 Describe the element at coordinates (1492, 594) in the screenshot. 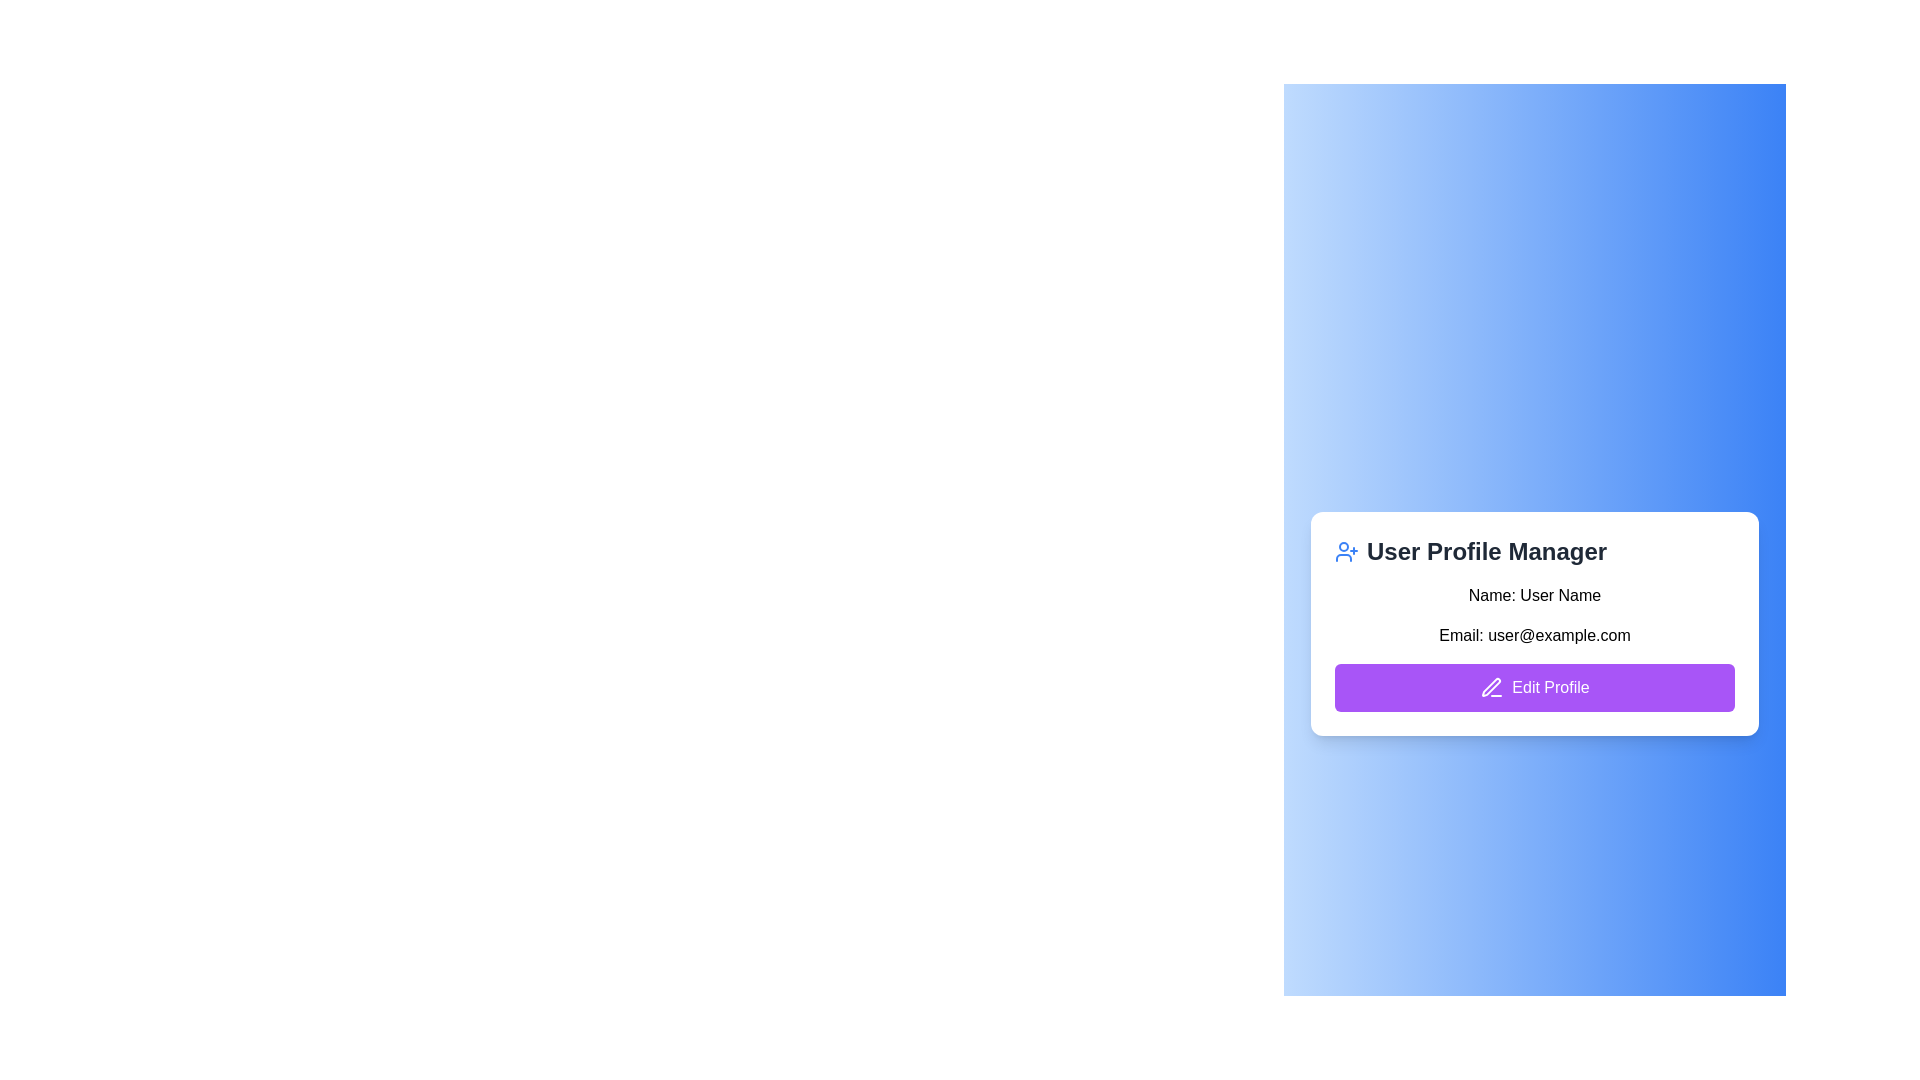

I see `the bold label displaying the text 'Name:', which is aligned to the left of 'User Name' and below 'User Profile Manager'` at that location.